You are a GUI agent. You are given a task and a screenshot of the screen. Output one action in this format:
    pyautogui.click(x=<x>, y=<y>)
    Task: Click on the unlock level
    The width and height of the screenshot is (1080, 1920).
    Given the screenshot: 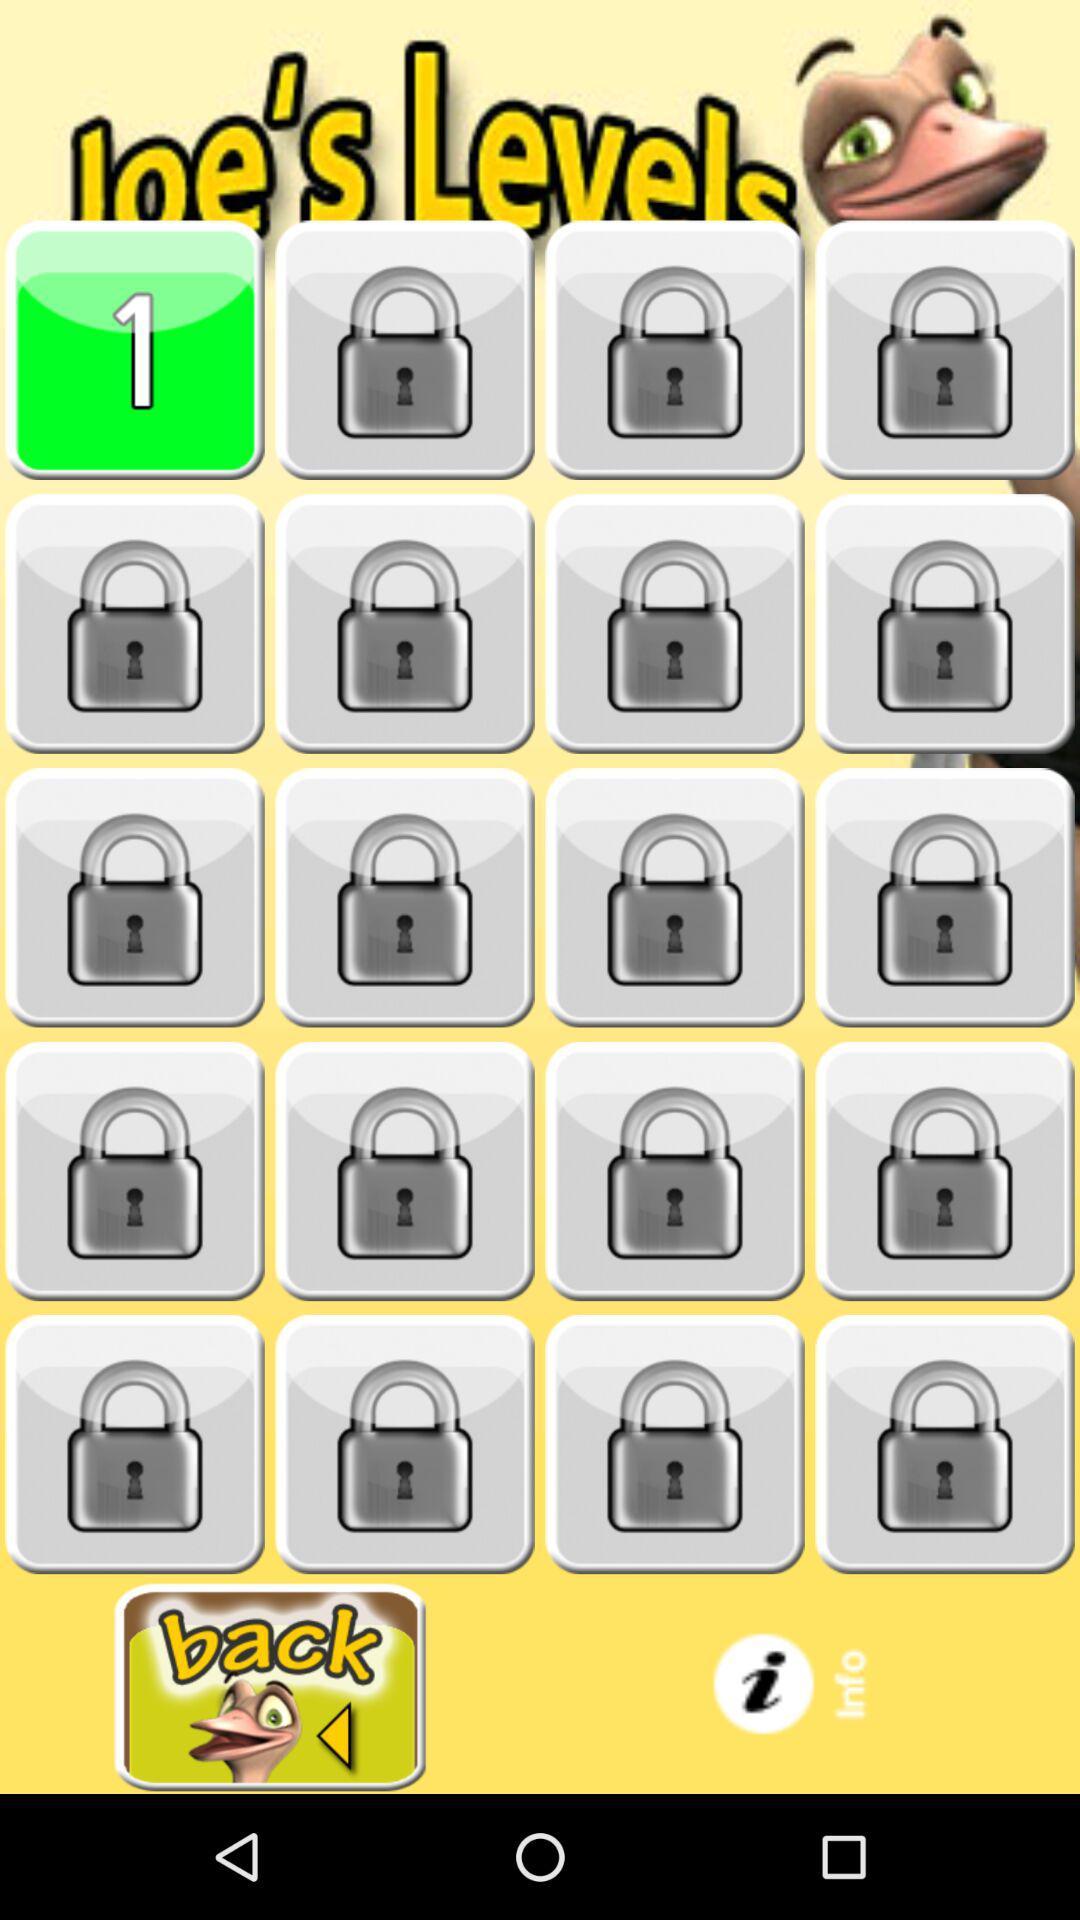 What is the action you would take?
    pyautogui.click(x=135, y=1444)
    